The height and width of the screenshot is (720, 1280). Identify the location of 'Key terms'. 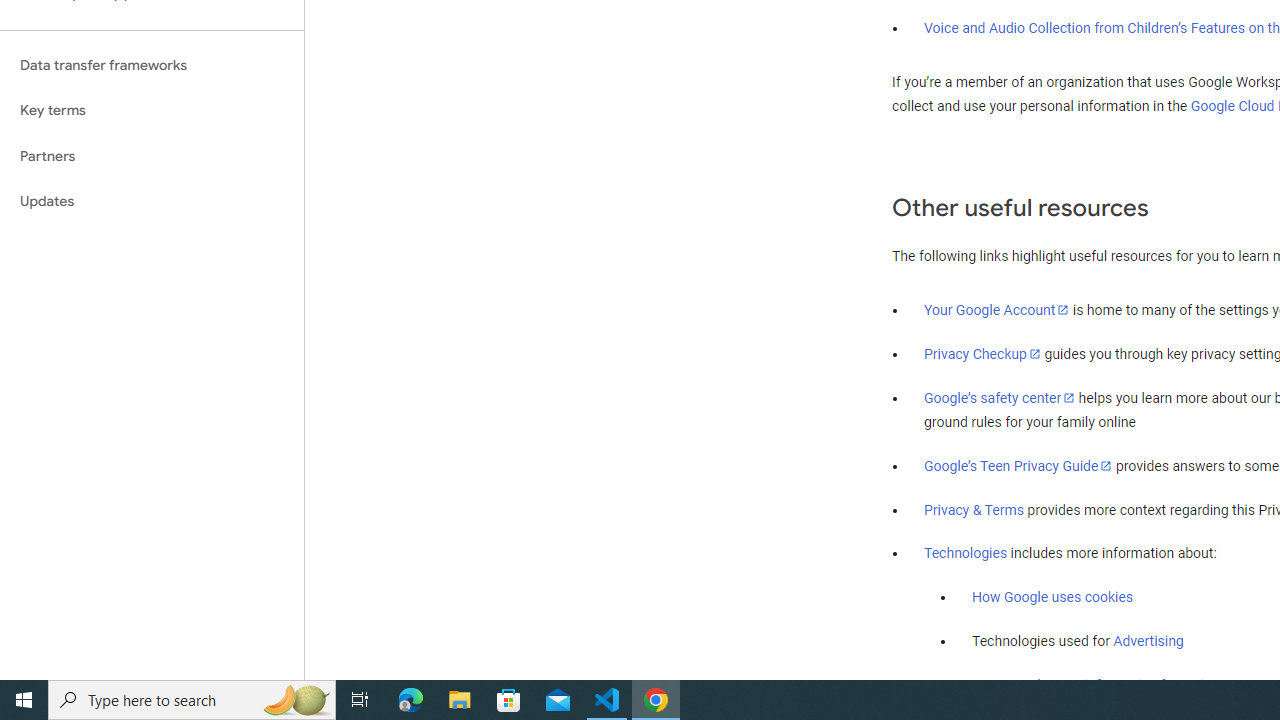
(151, 110).